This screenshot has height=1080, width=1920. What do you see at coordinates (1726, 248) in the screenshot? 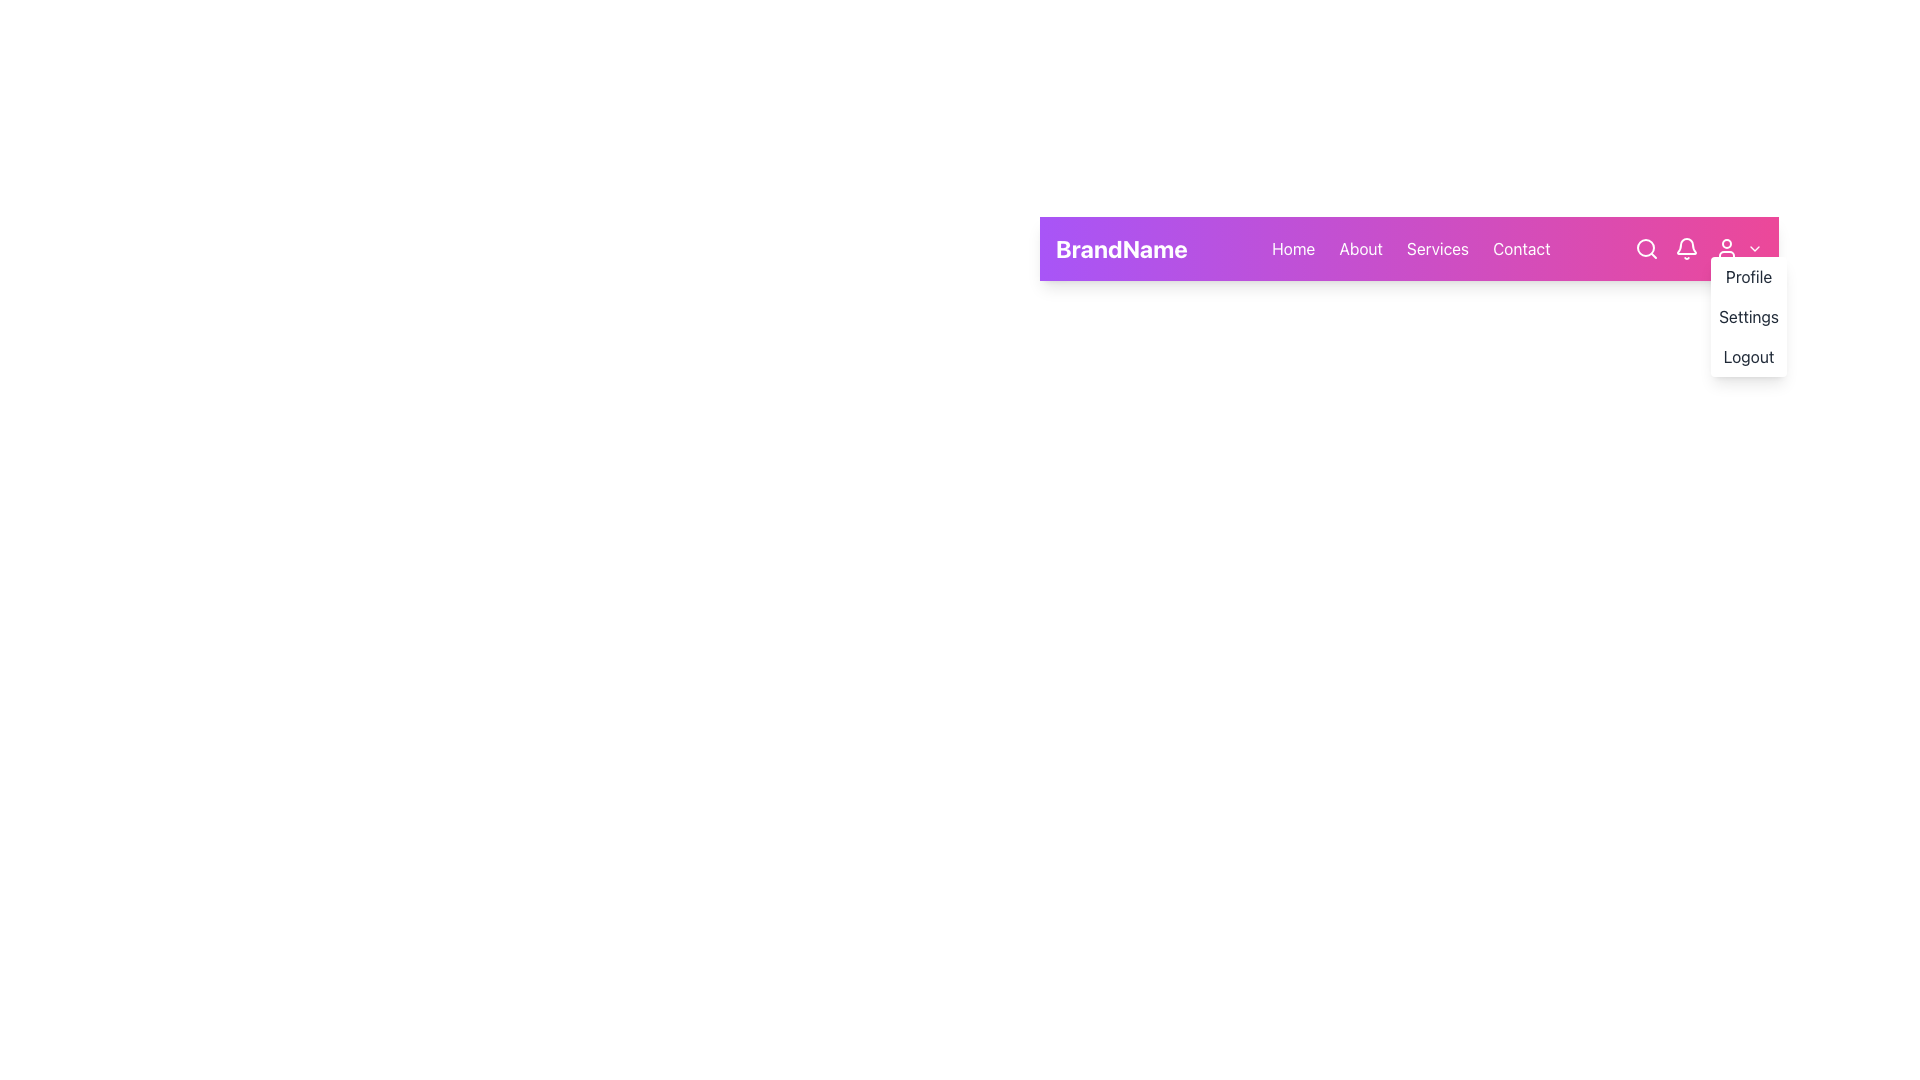
I see `the user icon represented by a simple outline of a person in white against a pink background, located at the top-right corner of the navigation bar` at bounding box center [1726, 248].